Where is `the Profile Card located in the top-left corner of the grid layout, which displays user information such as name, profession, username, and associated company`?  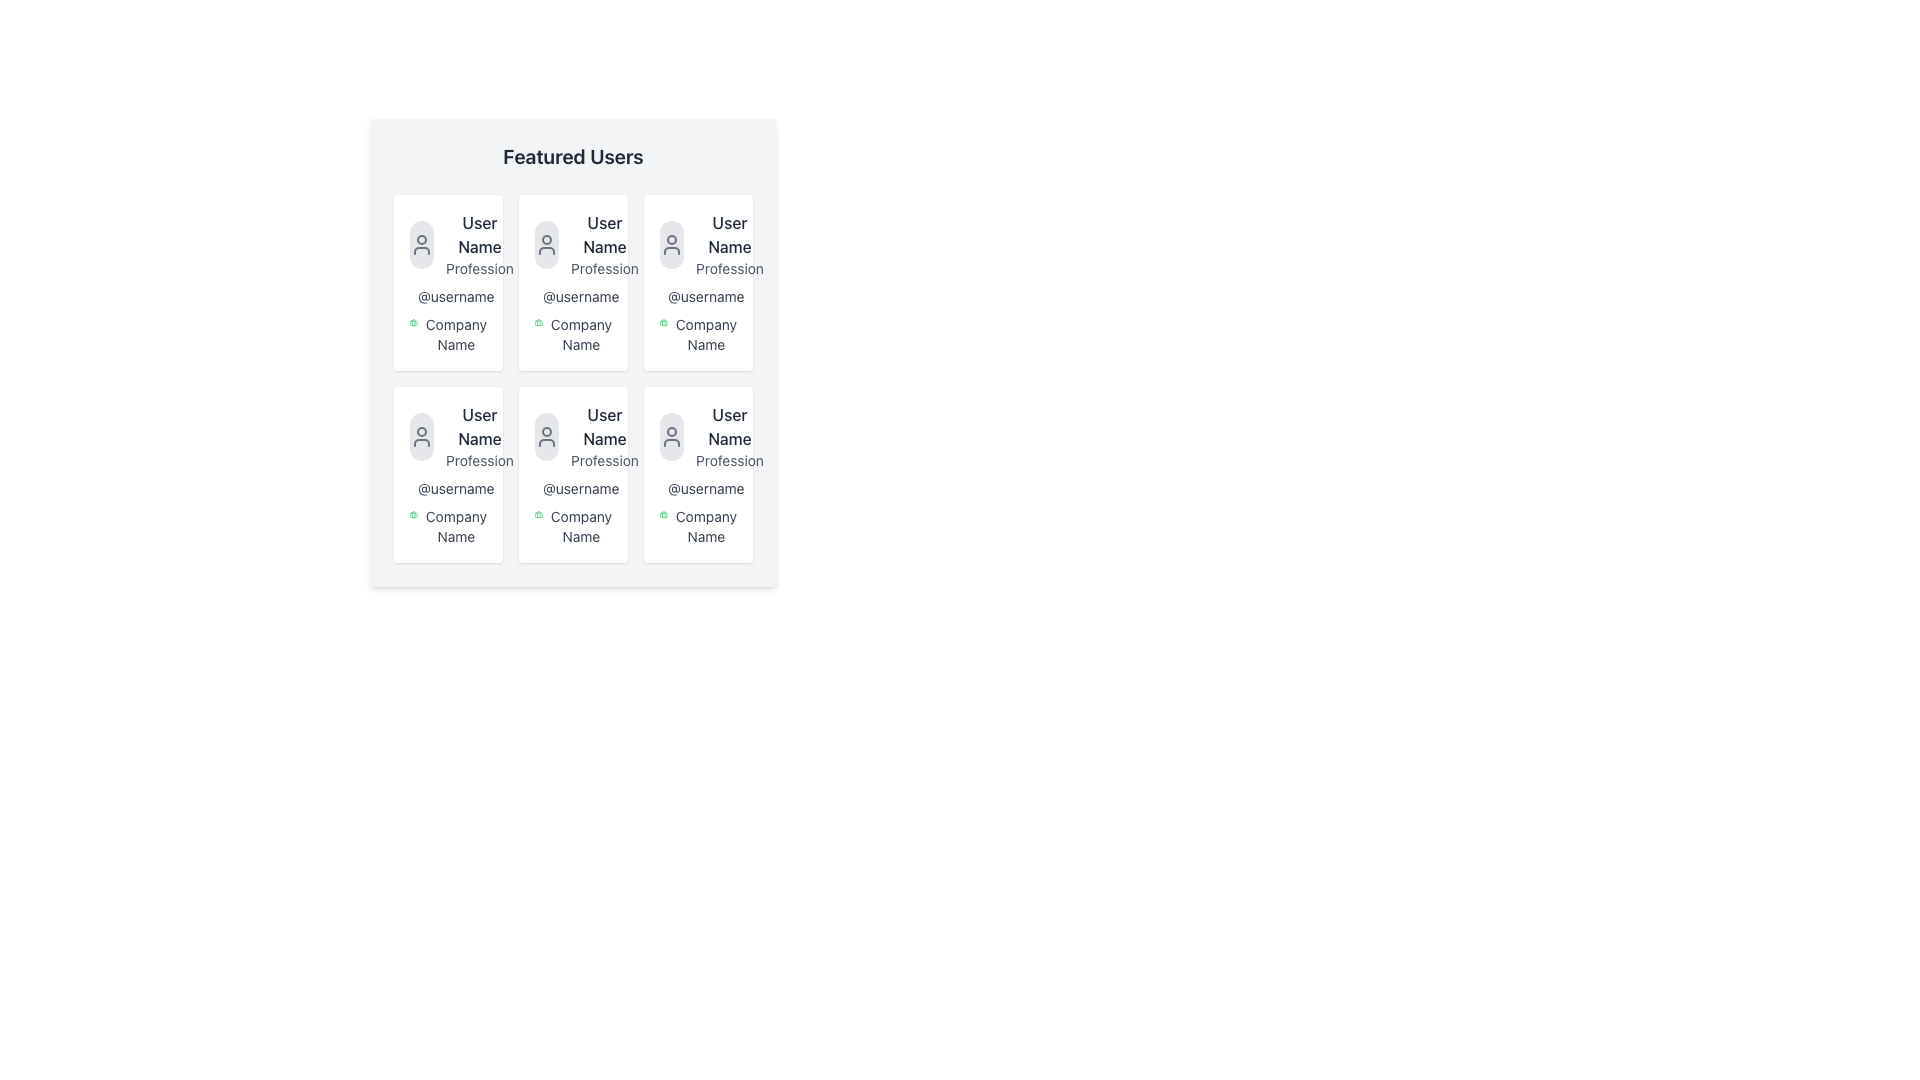 the Profile Card located in the top-left corner of the grid layout, which displays user information such as name, profession, username, and associated company is located at coordinates (447, 282).